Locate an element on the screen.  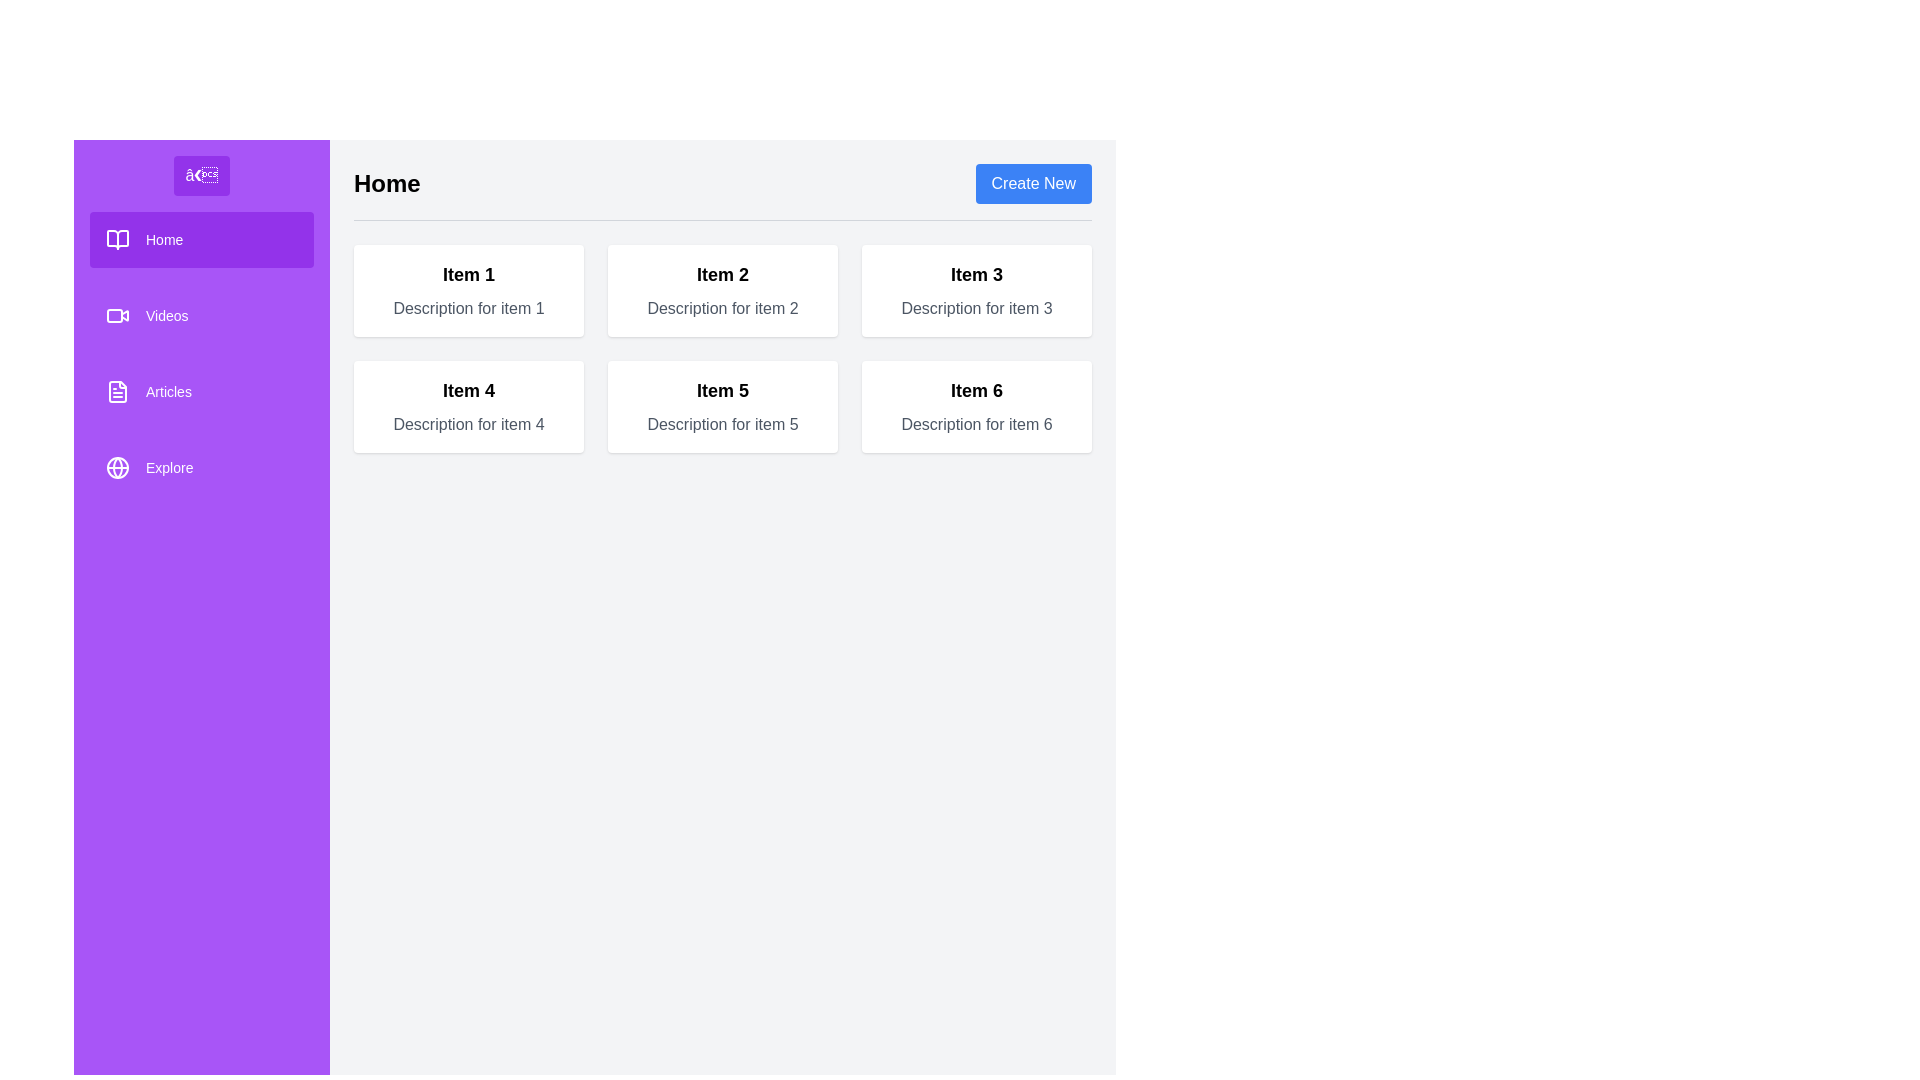
the card in the grid layout is located at coordinates (722, 347).